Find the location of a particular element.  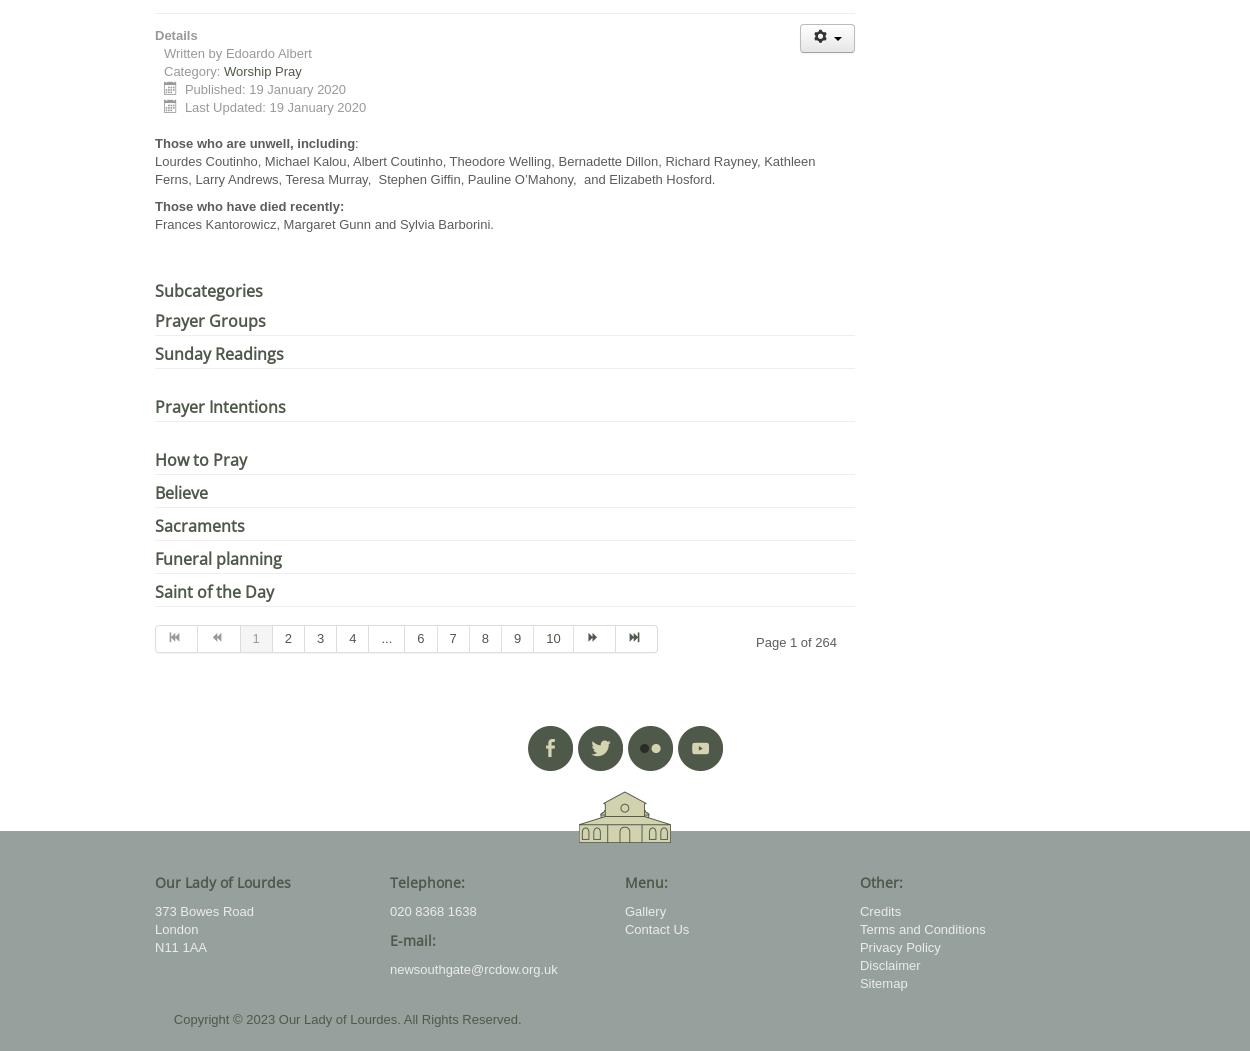

'Believe' is located at coordinates (181, 493).